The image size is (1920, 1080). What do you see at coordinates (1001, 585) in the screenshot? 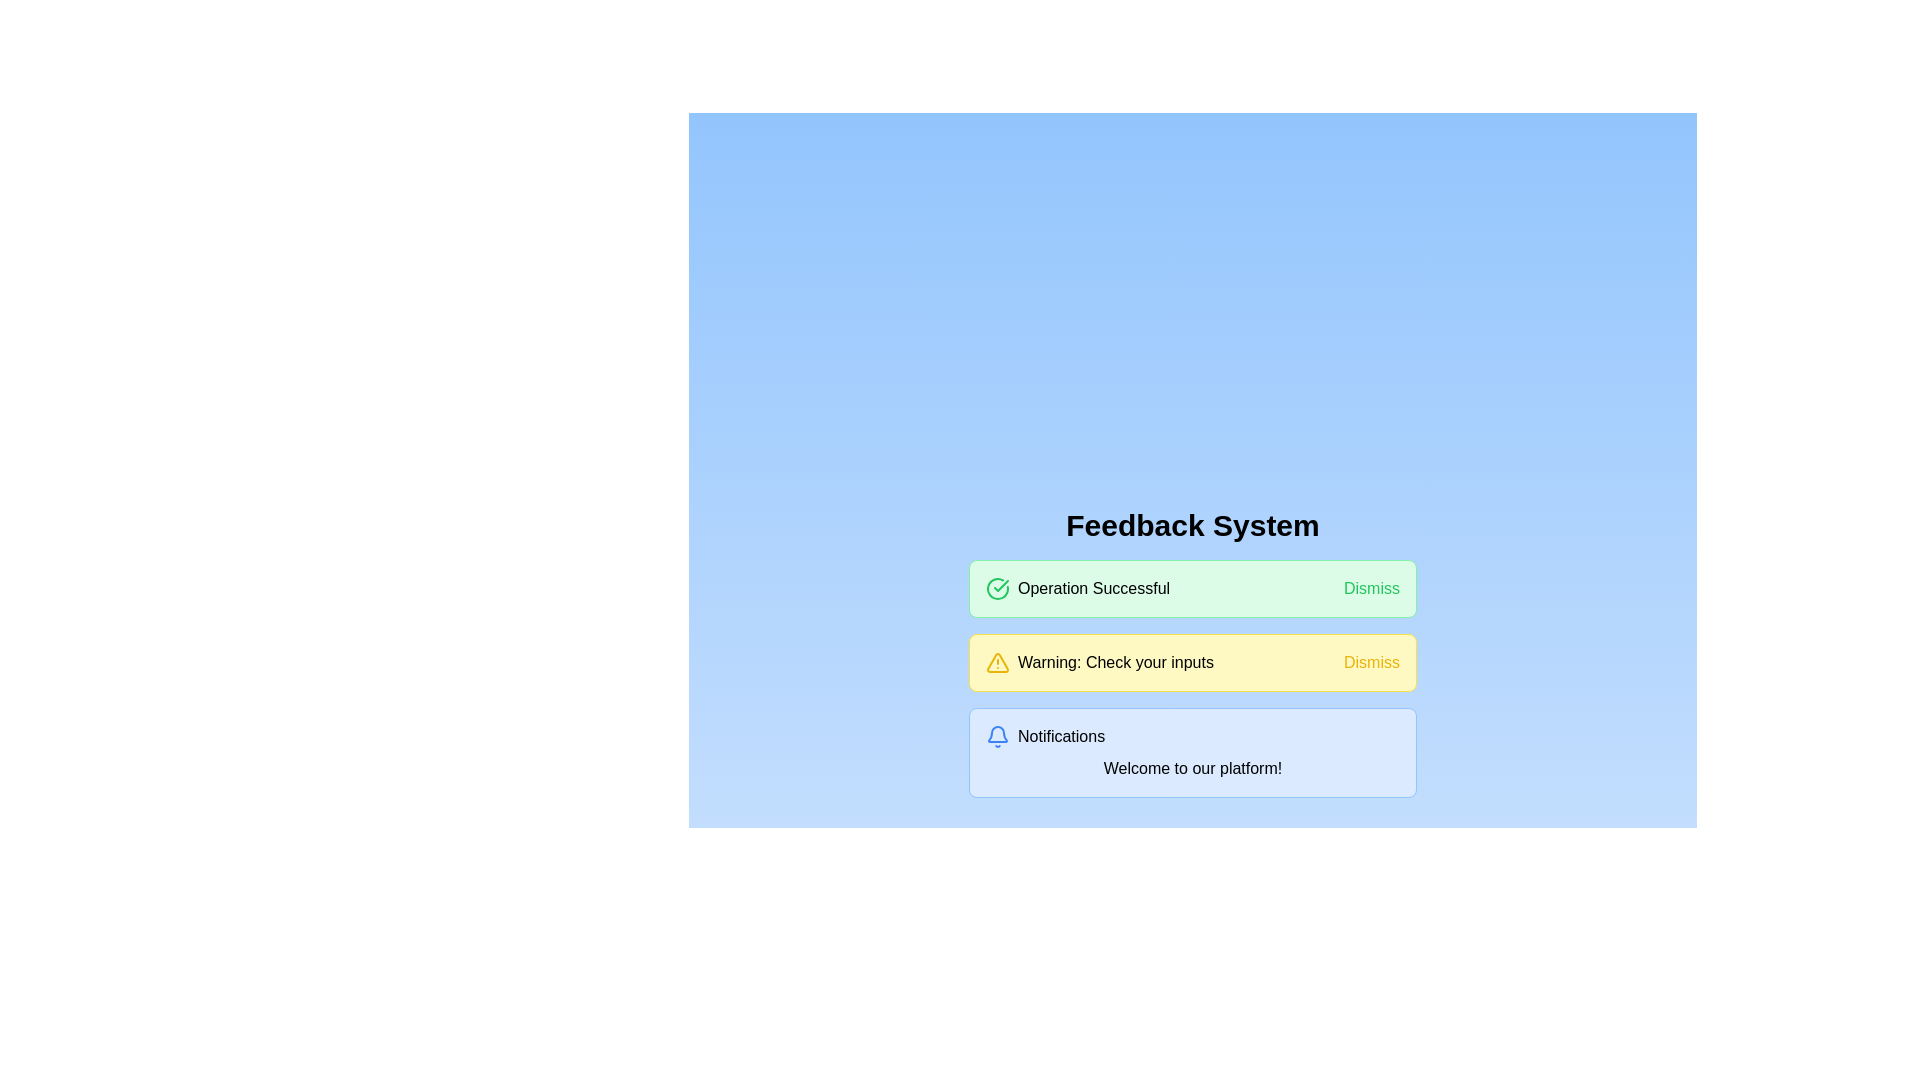
I see `the green checkmark icon within the feedback message box titled 'Operation Successful', which is located near the top center of the interface` at bounding box center [1001, 585].